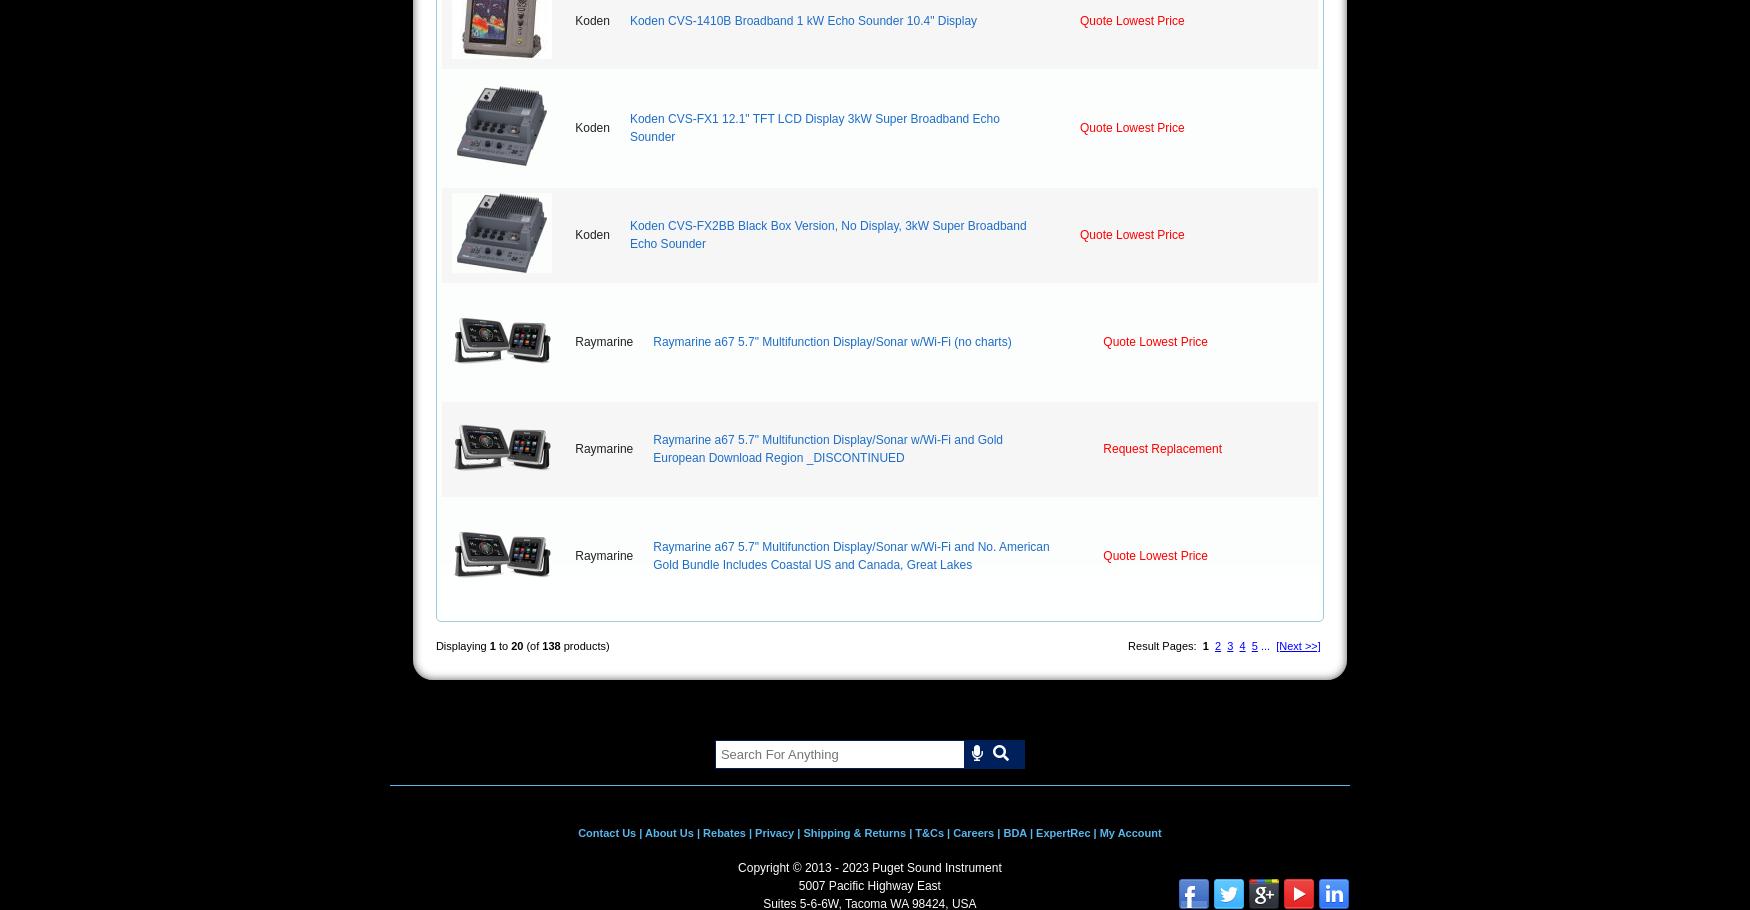 The width and height of the screenshot is (1750, 910). I want to click on 'Koden CVS-FX2BB Black Box Version, No Display, 3kW Super Broadband Echo Sounder', so click(827, 234).